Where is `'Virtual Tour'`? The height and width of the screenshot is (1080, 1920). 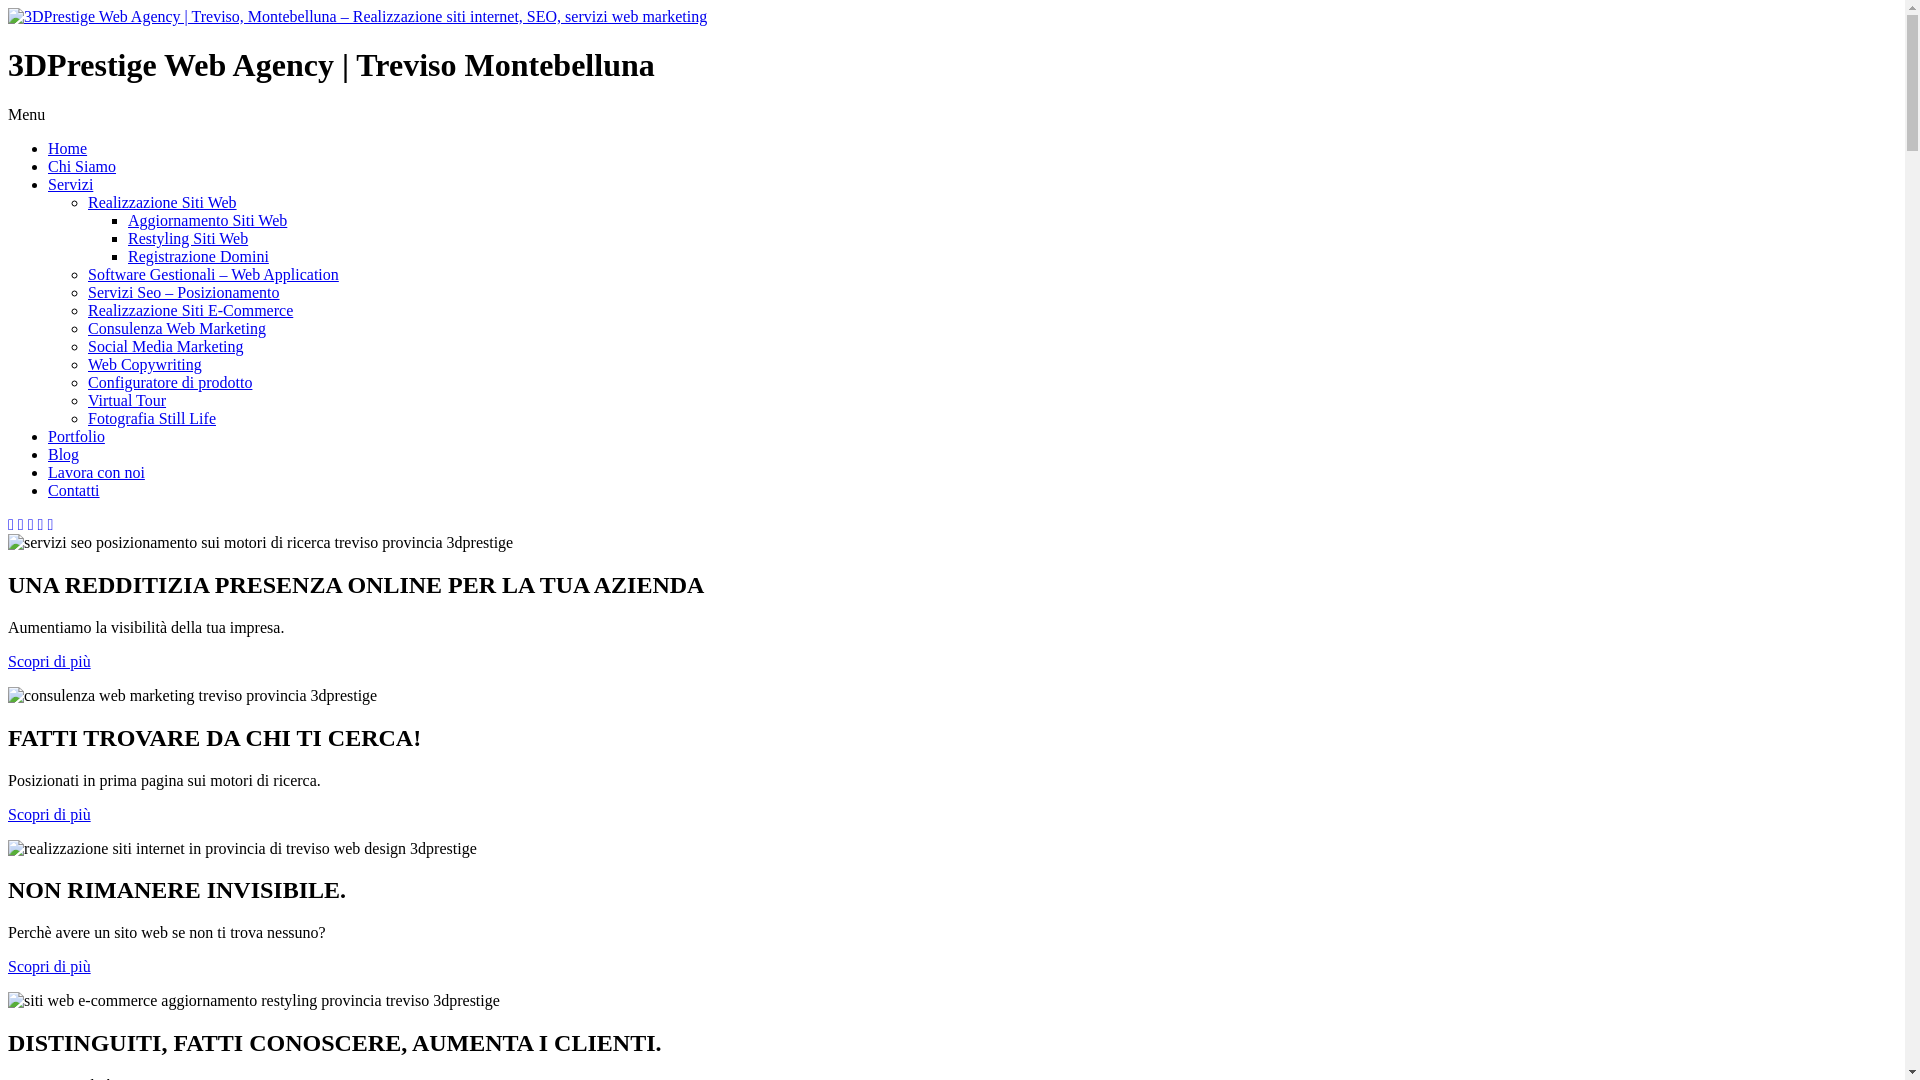 'Virtual Tour' is located at coordinates (125, 400).